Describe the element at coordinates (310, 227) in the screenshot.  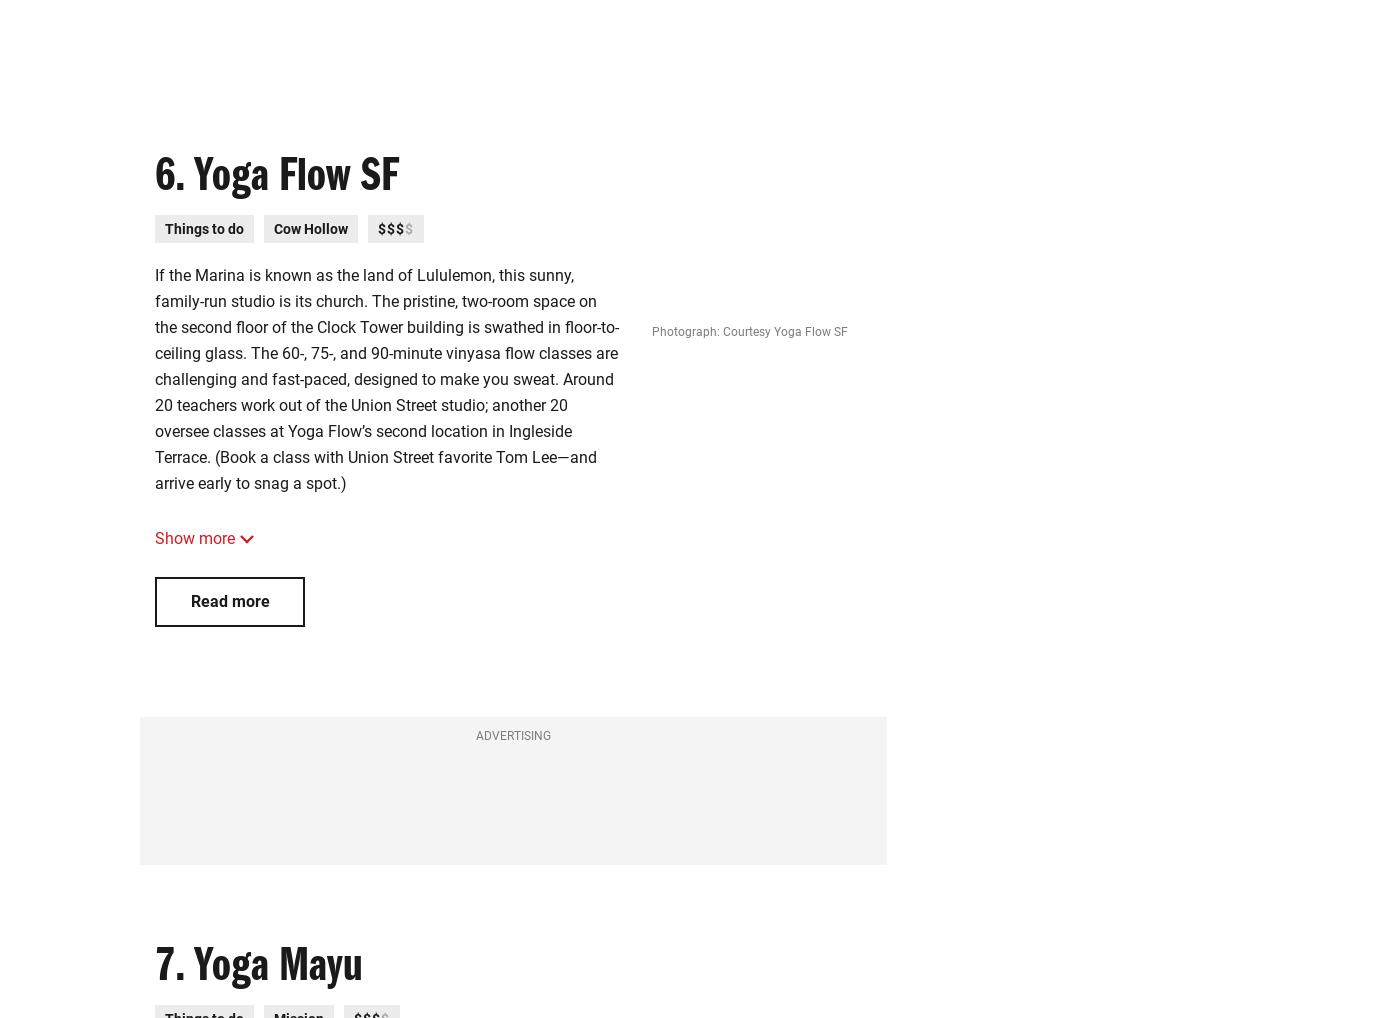
I see `'Cow Hollow'` at that location.